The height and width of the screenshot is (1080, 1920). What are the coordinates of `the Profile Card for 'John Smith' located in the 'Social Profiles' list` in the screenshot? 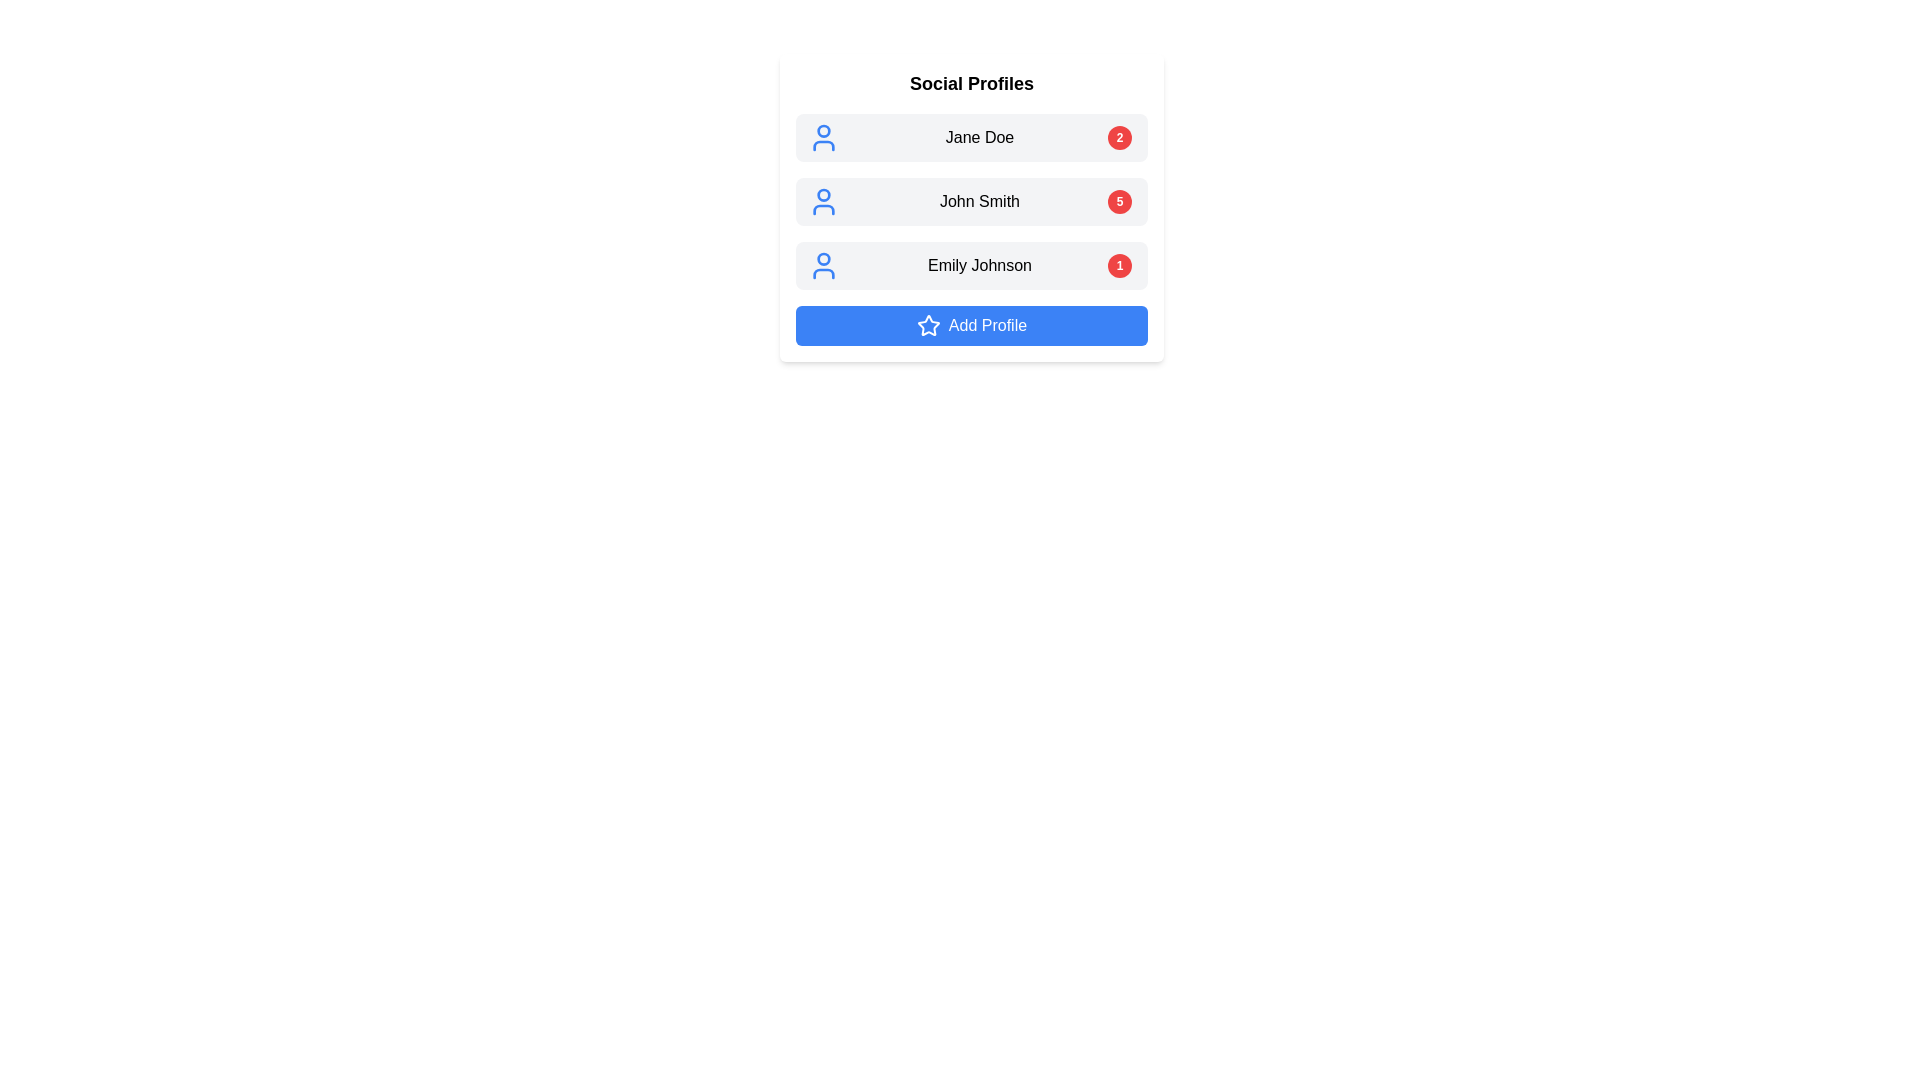 It's located at (971, 201).